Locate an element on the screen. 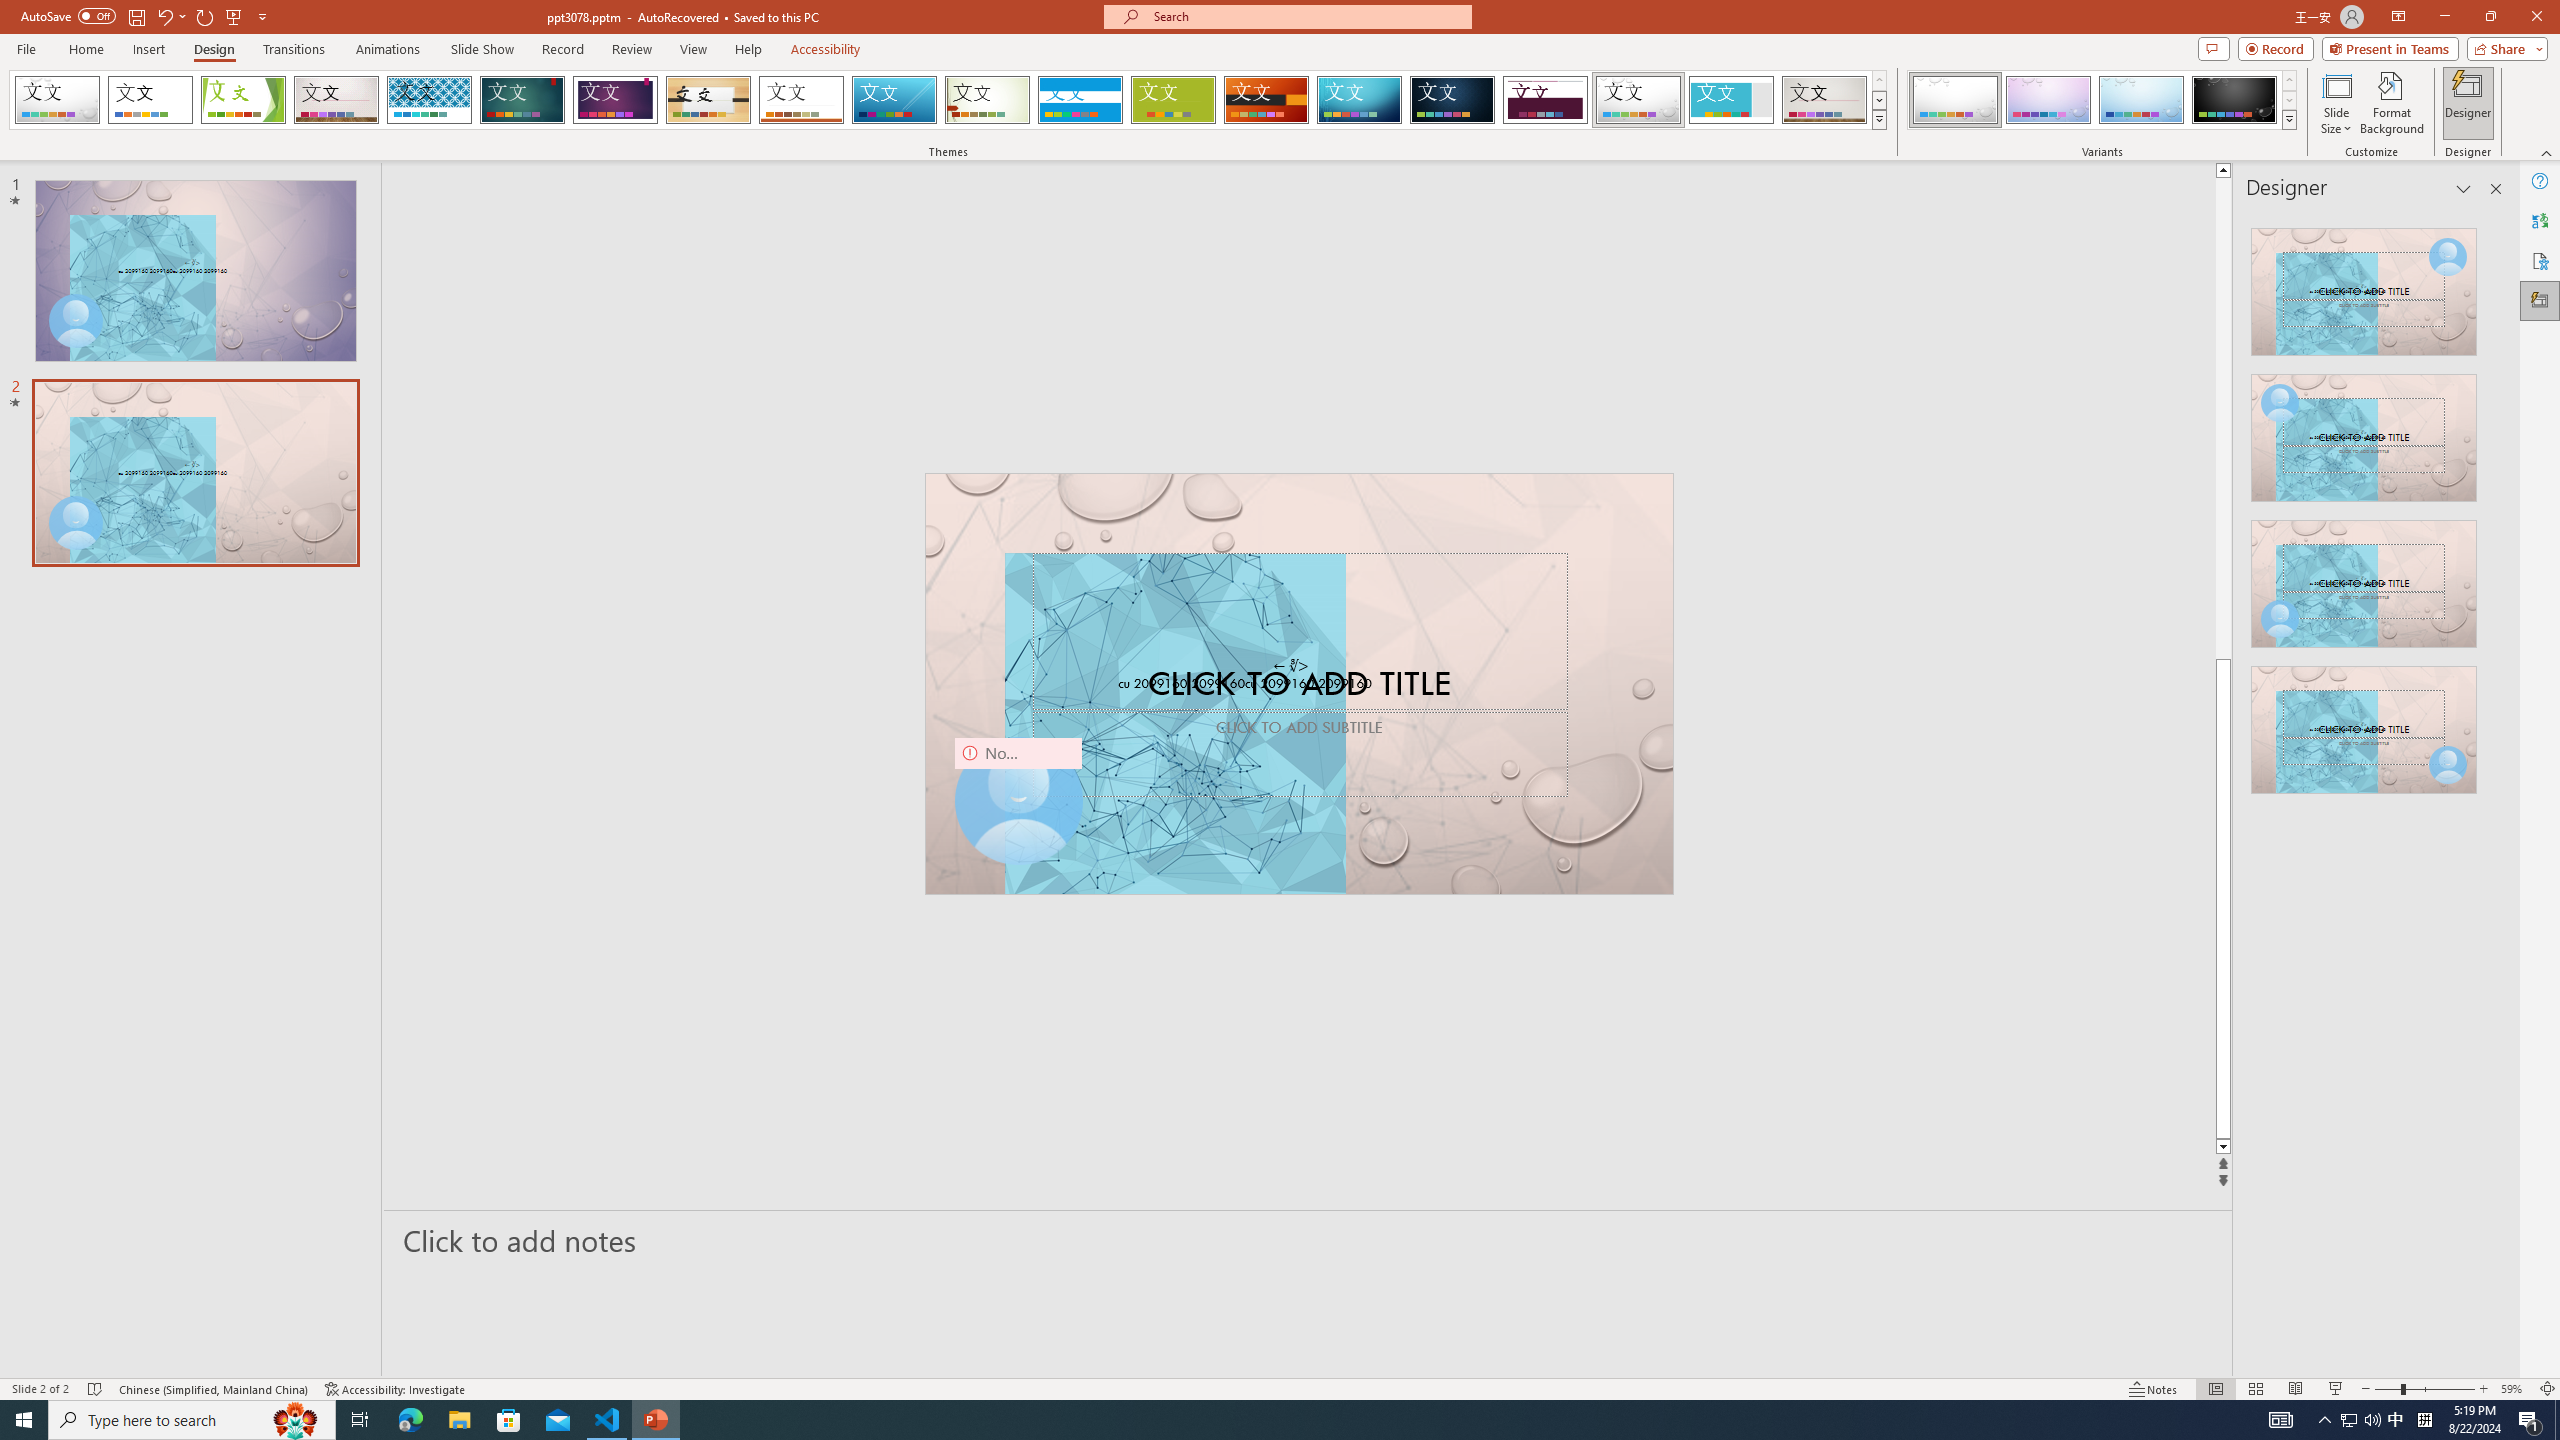 The width and height of the screenshot is (2560, 1440). 'Circuit' is located at coordinates (1358, 99).